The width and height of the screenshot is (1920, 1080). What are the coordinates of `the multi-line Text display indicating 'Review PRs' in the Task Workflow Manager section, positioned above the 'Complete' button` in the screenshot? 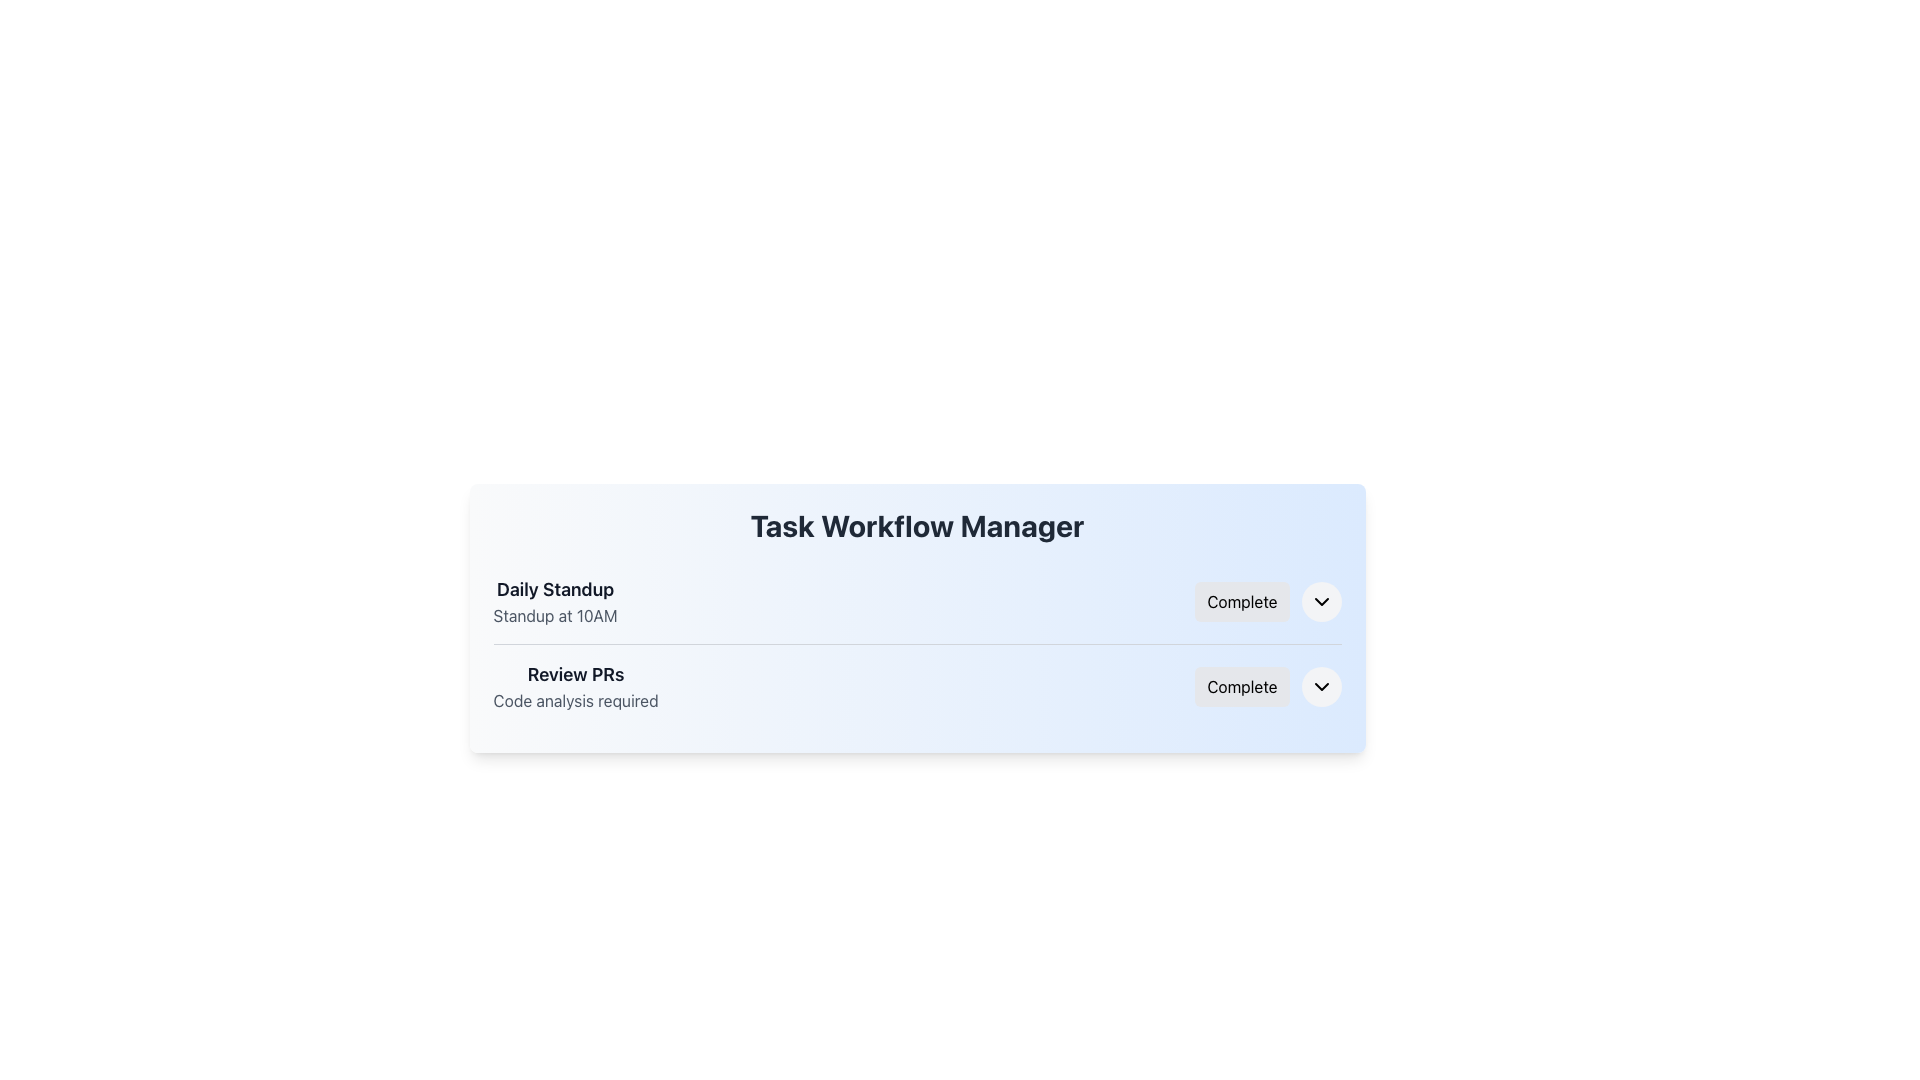 It's located at (575, 685).